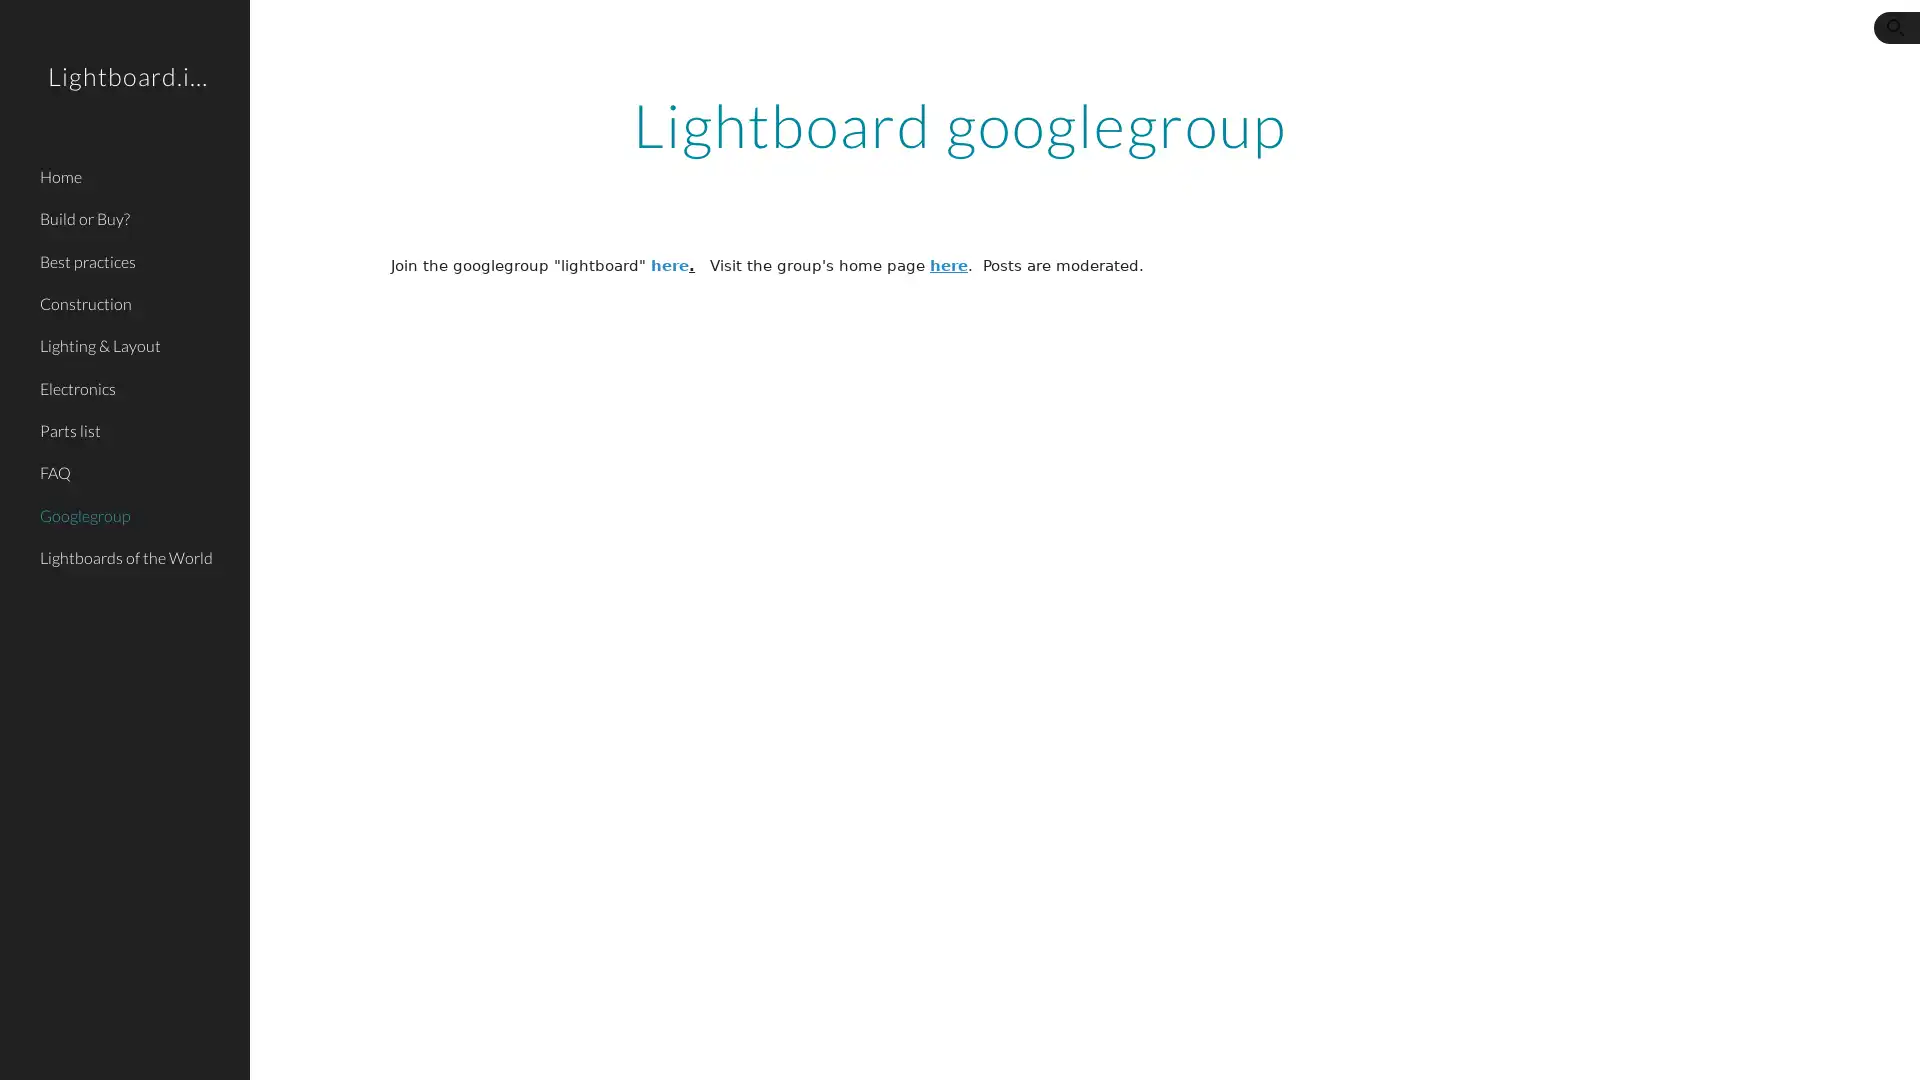 The width and height of the screenshot is (1920, 1080). Describe the element at coordinates (491, 1044) in the screenshot. I see `Report abuse` at that location.